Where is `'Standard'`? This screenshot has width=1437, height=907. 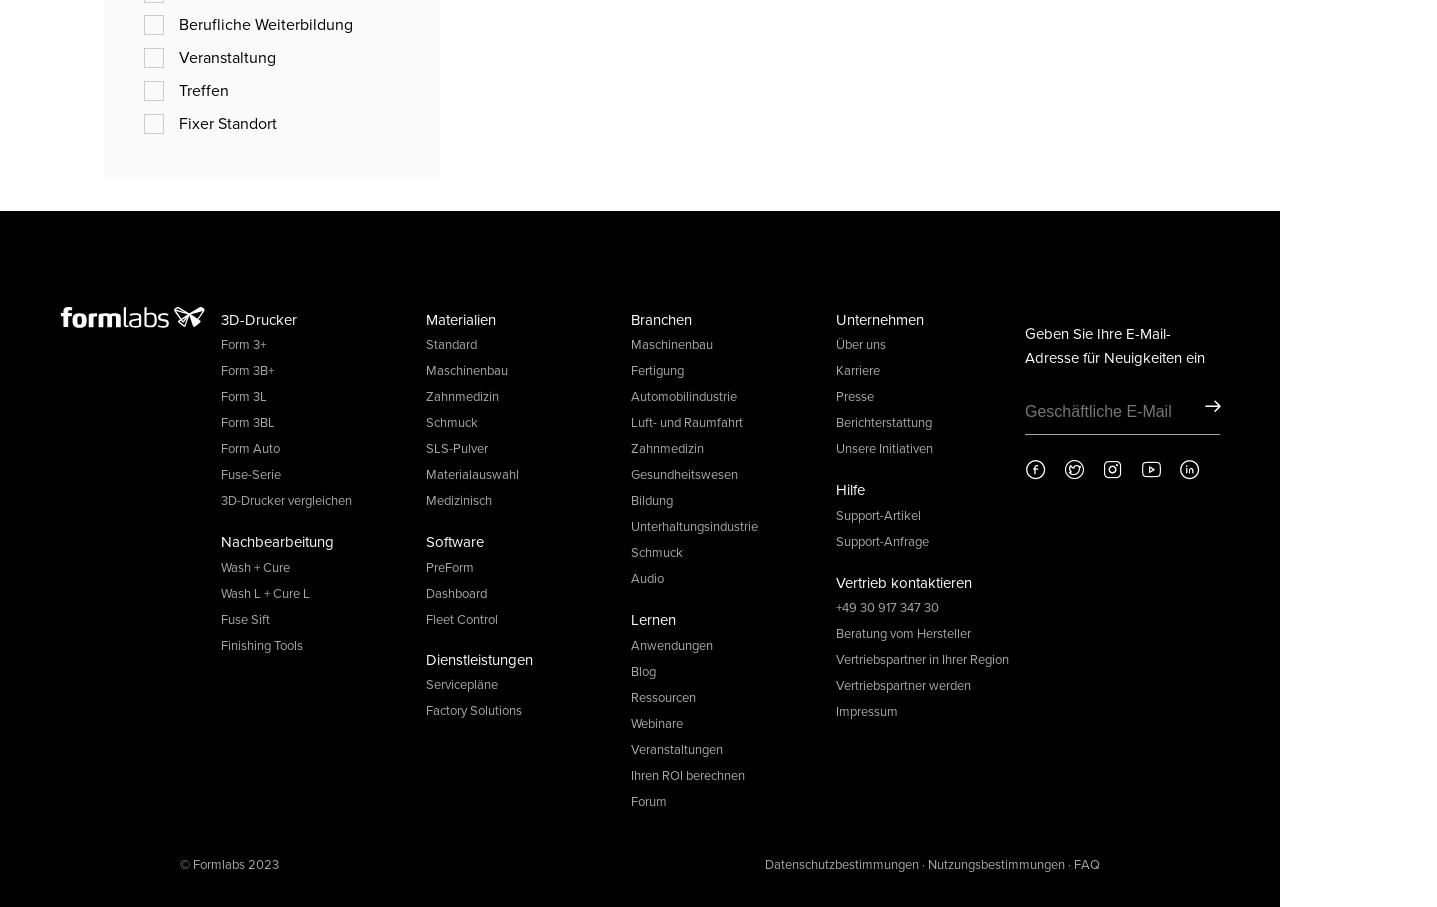
'Standard' is located at coordinates (426, 343).